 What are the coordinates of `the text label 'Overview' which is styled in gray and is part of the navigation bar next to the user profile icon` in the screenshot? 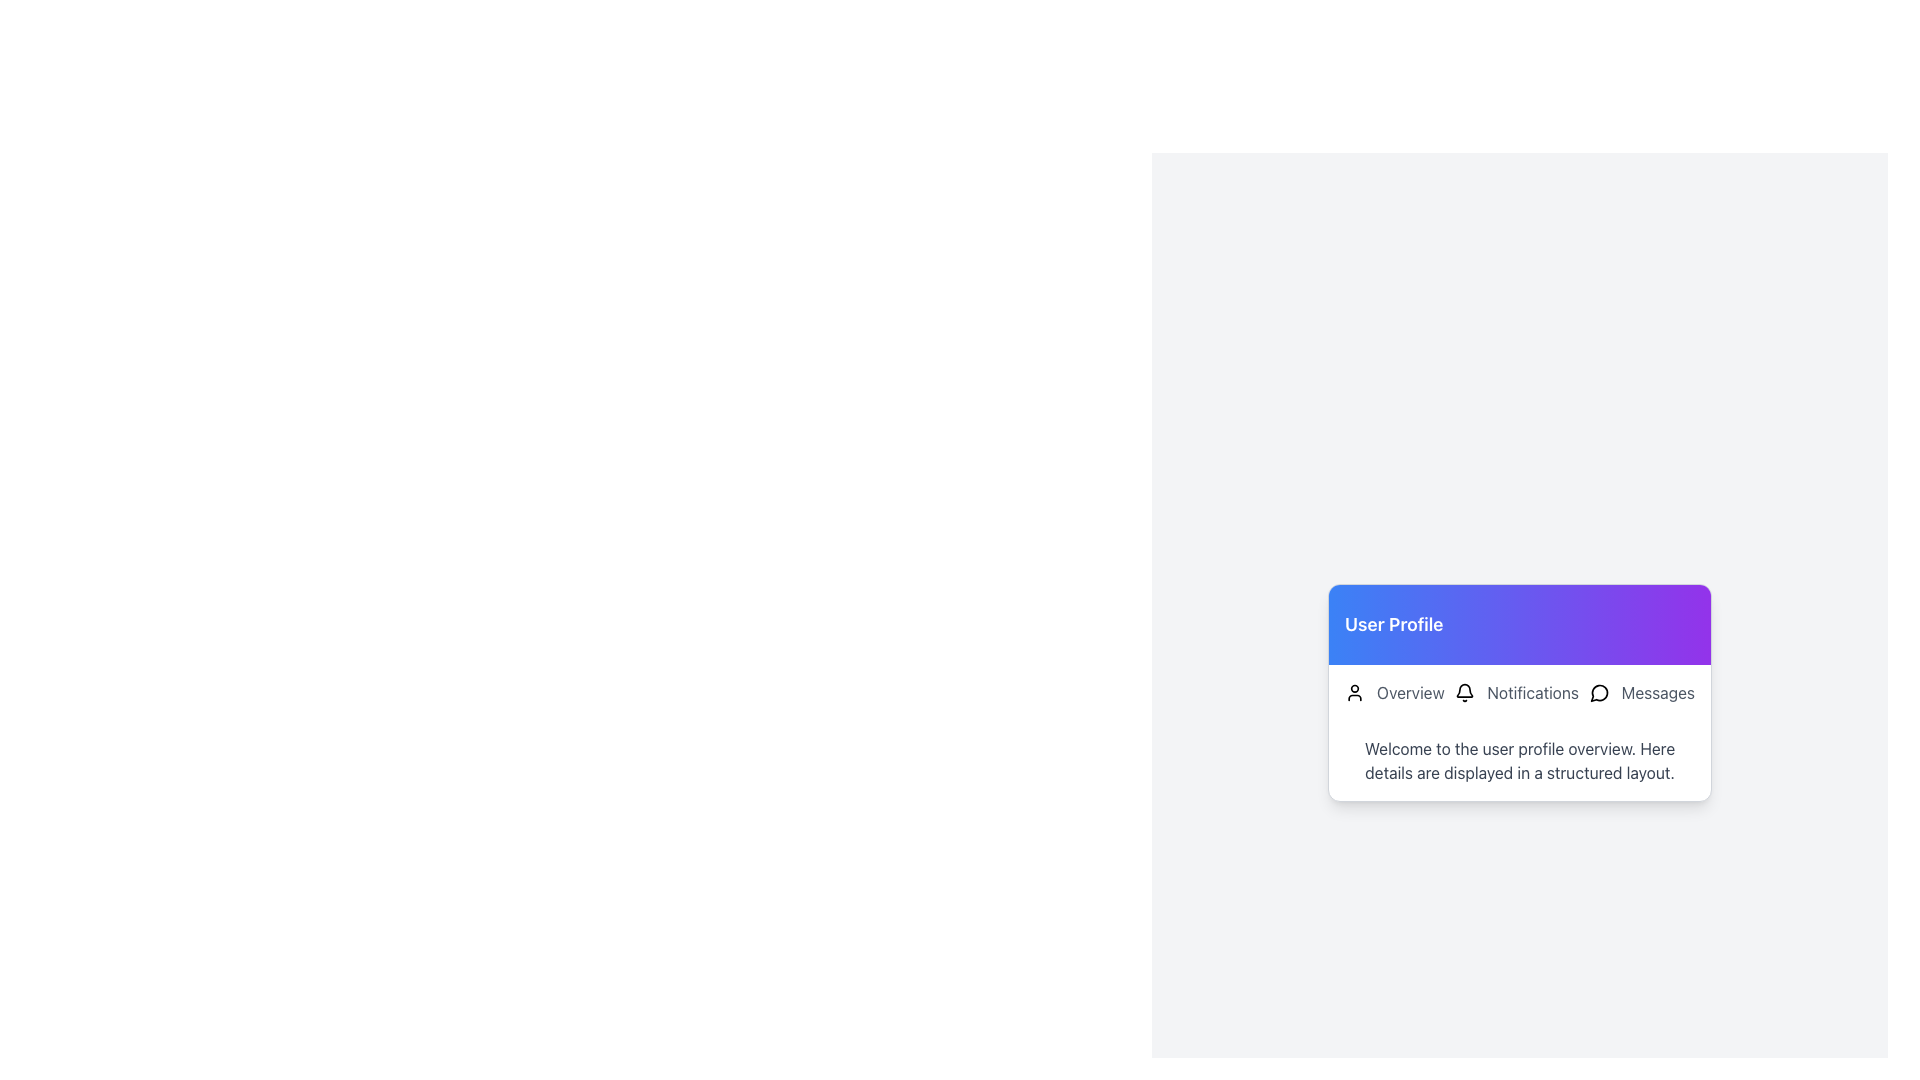 It's located at (1409, 692).